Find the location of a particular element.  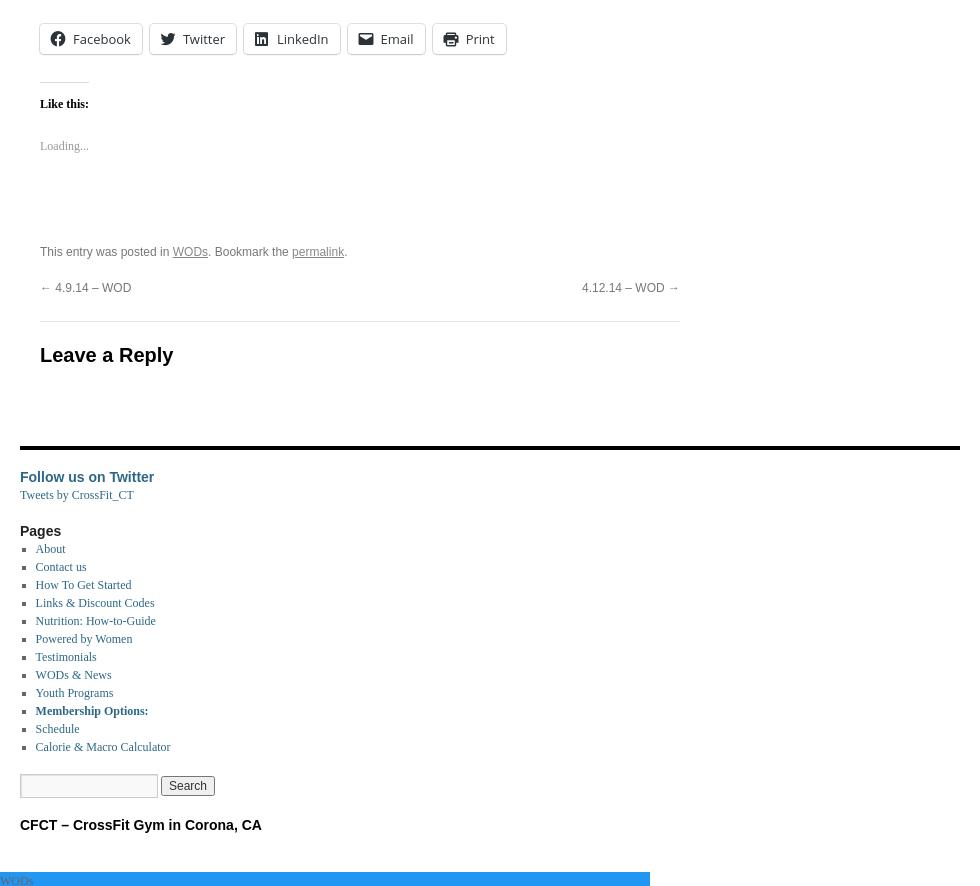

'Links & Discount Codes' is located at coordinates (94, 602).